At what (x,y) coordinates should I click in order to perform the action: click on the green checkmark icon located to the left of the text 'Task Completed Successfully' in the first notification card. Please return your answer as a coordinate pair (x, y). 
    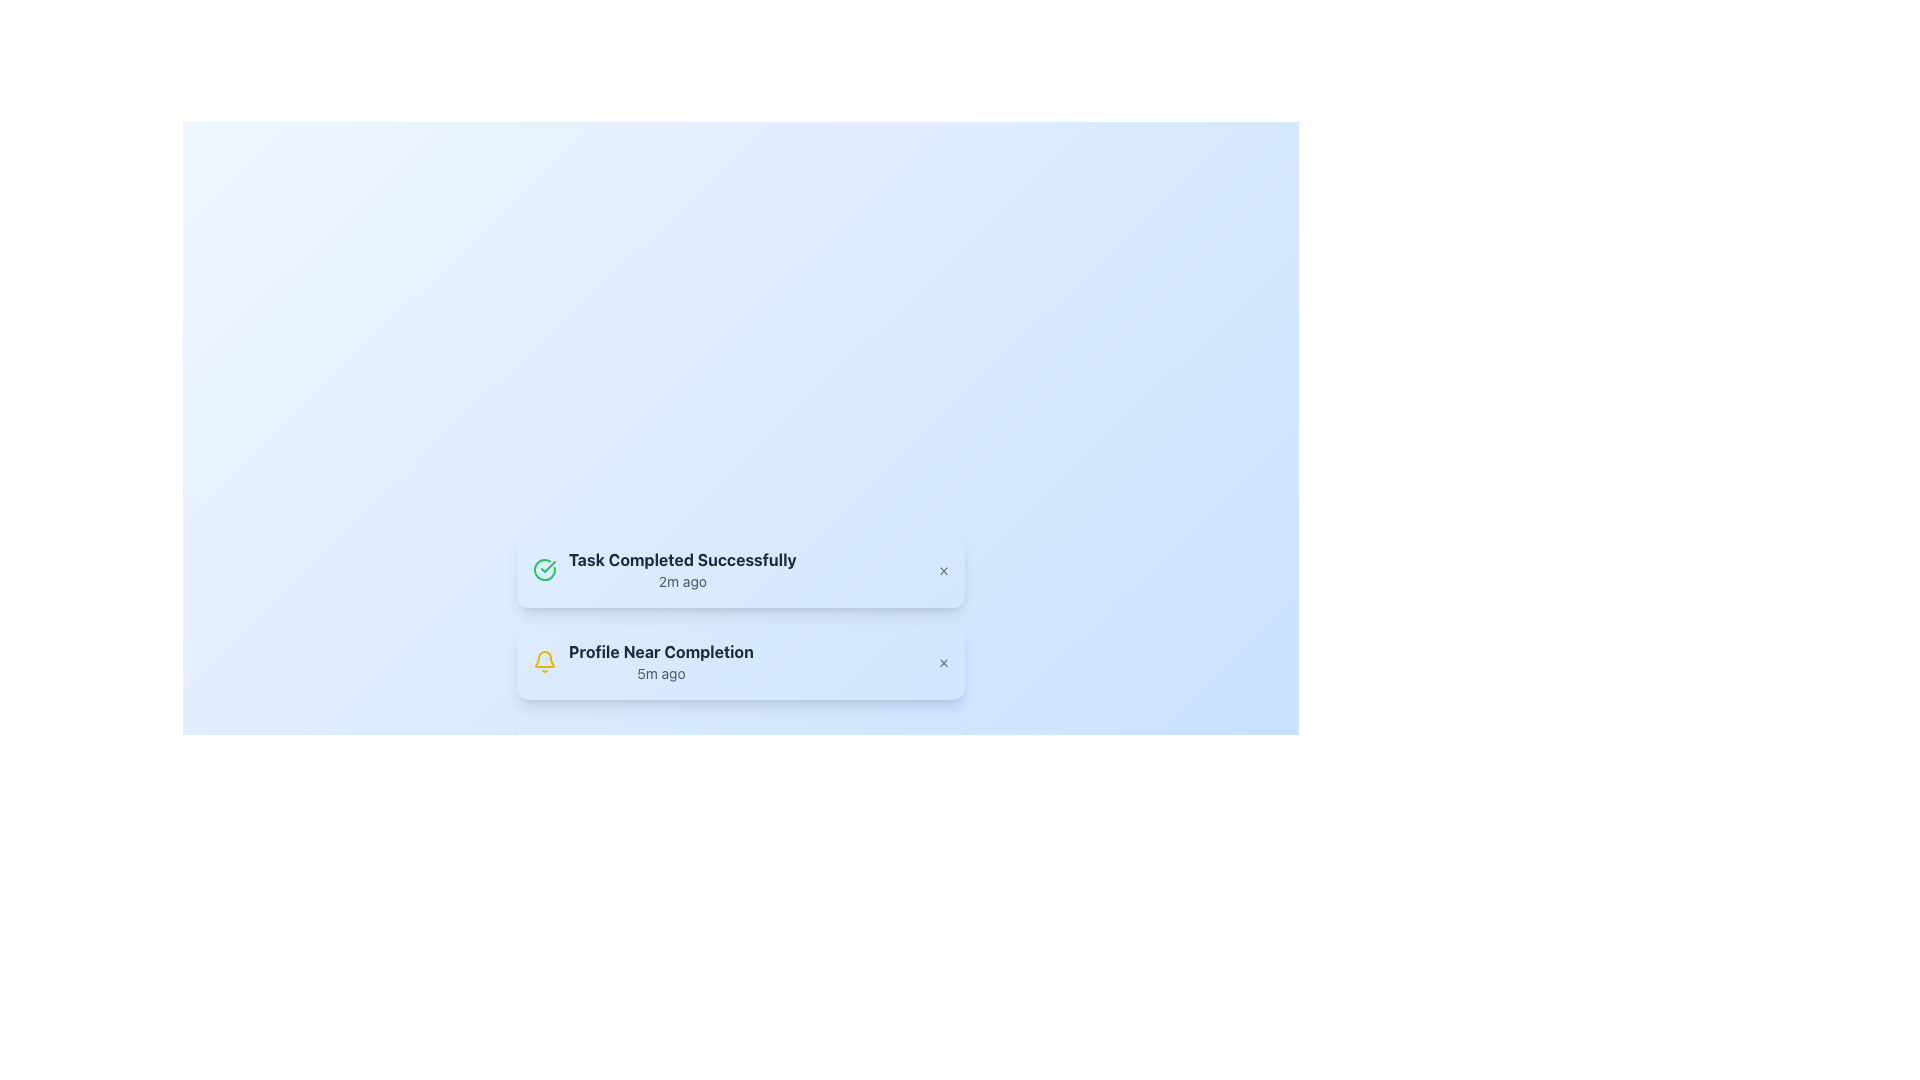
    Looking at the image, I should click on (545, 570).